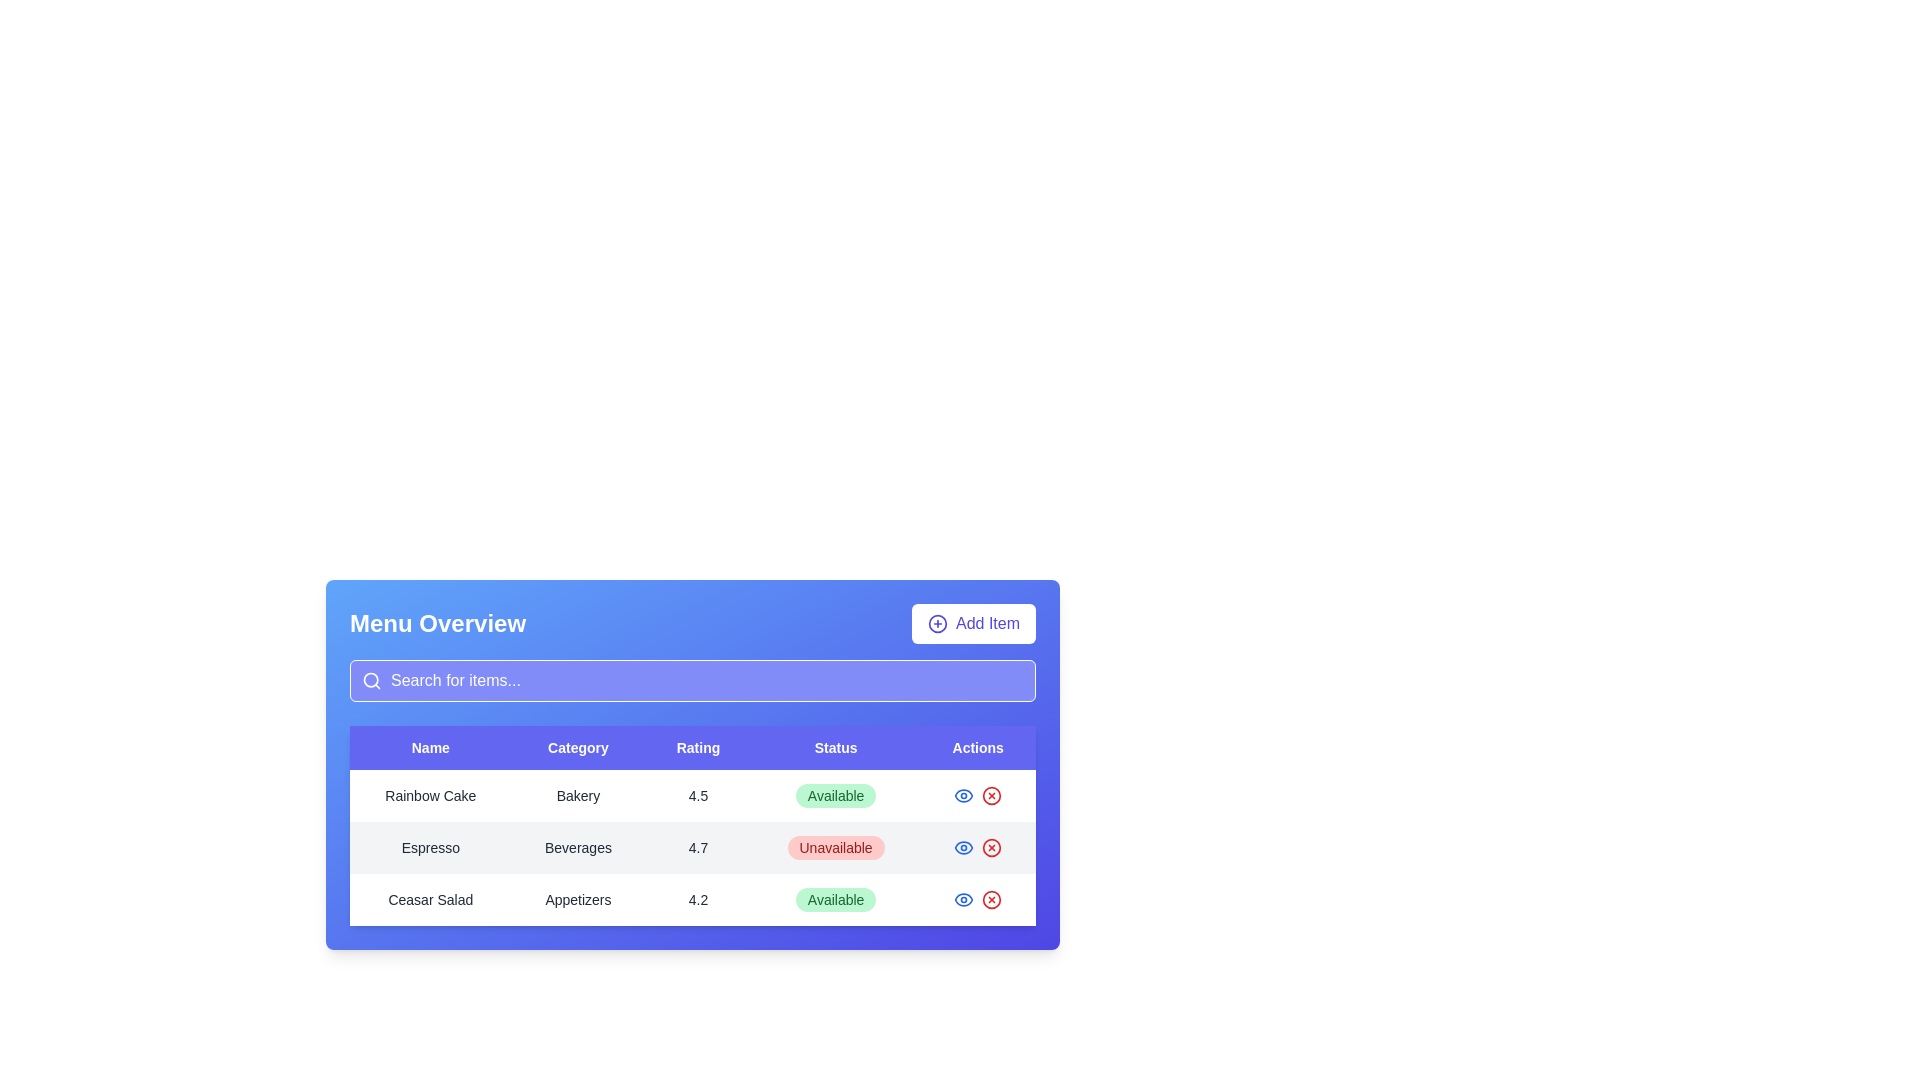 The width and height of the screenshot is (1920, 1080). I want to click on the blue eye-shaped icon button located in the 'Actions' column of the table next to the 'Status' value of 'Available' in the 'Appetizers' row, so click(964, 898).